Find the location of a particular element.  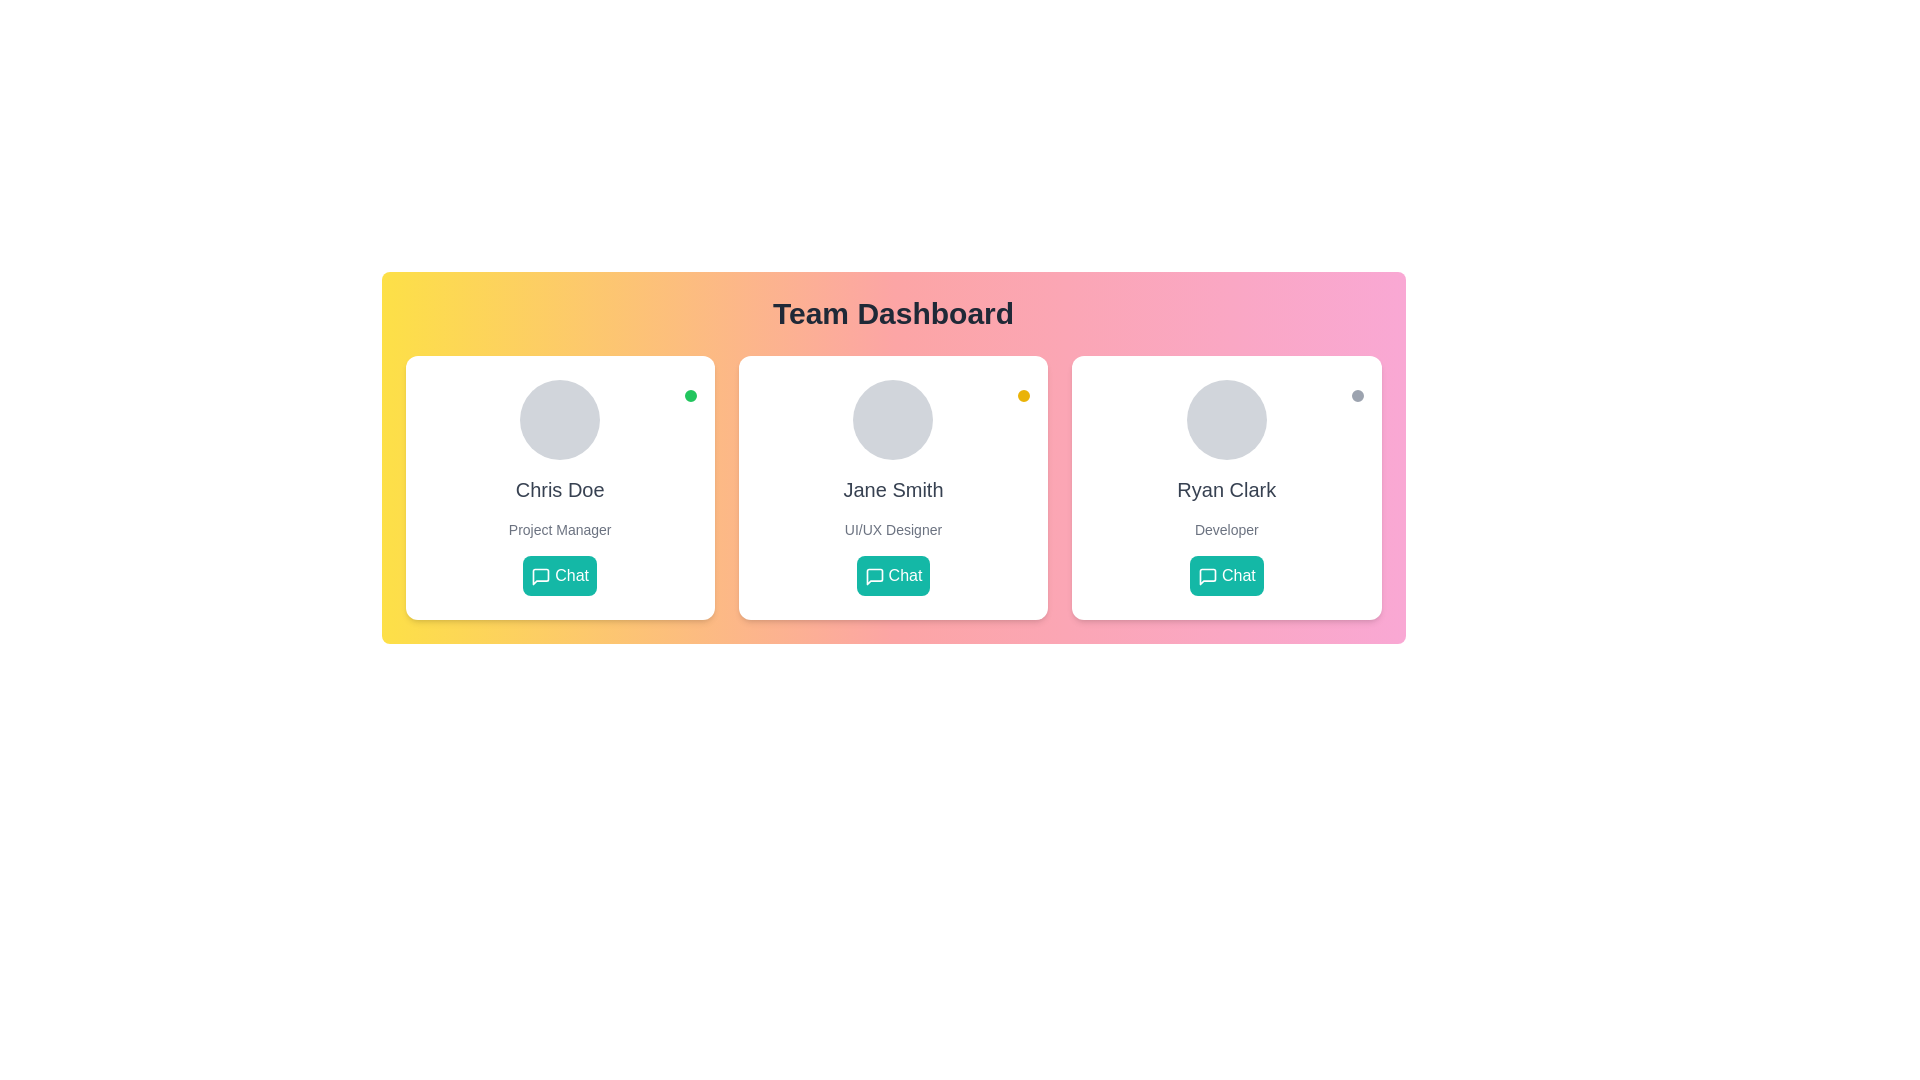

chat icon related to 'Jane Smith', which is positioned below the user's designation and above the 'Chat' button in the second card is located at coordinates (874, 576).